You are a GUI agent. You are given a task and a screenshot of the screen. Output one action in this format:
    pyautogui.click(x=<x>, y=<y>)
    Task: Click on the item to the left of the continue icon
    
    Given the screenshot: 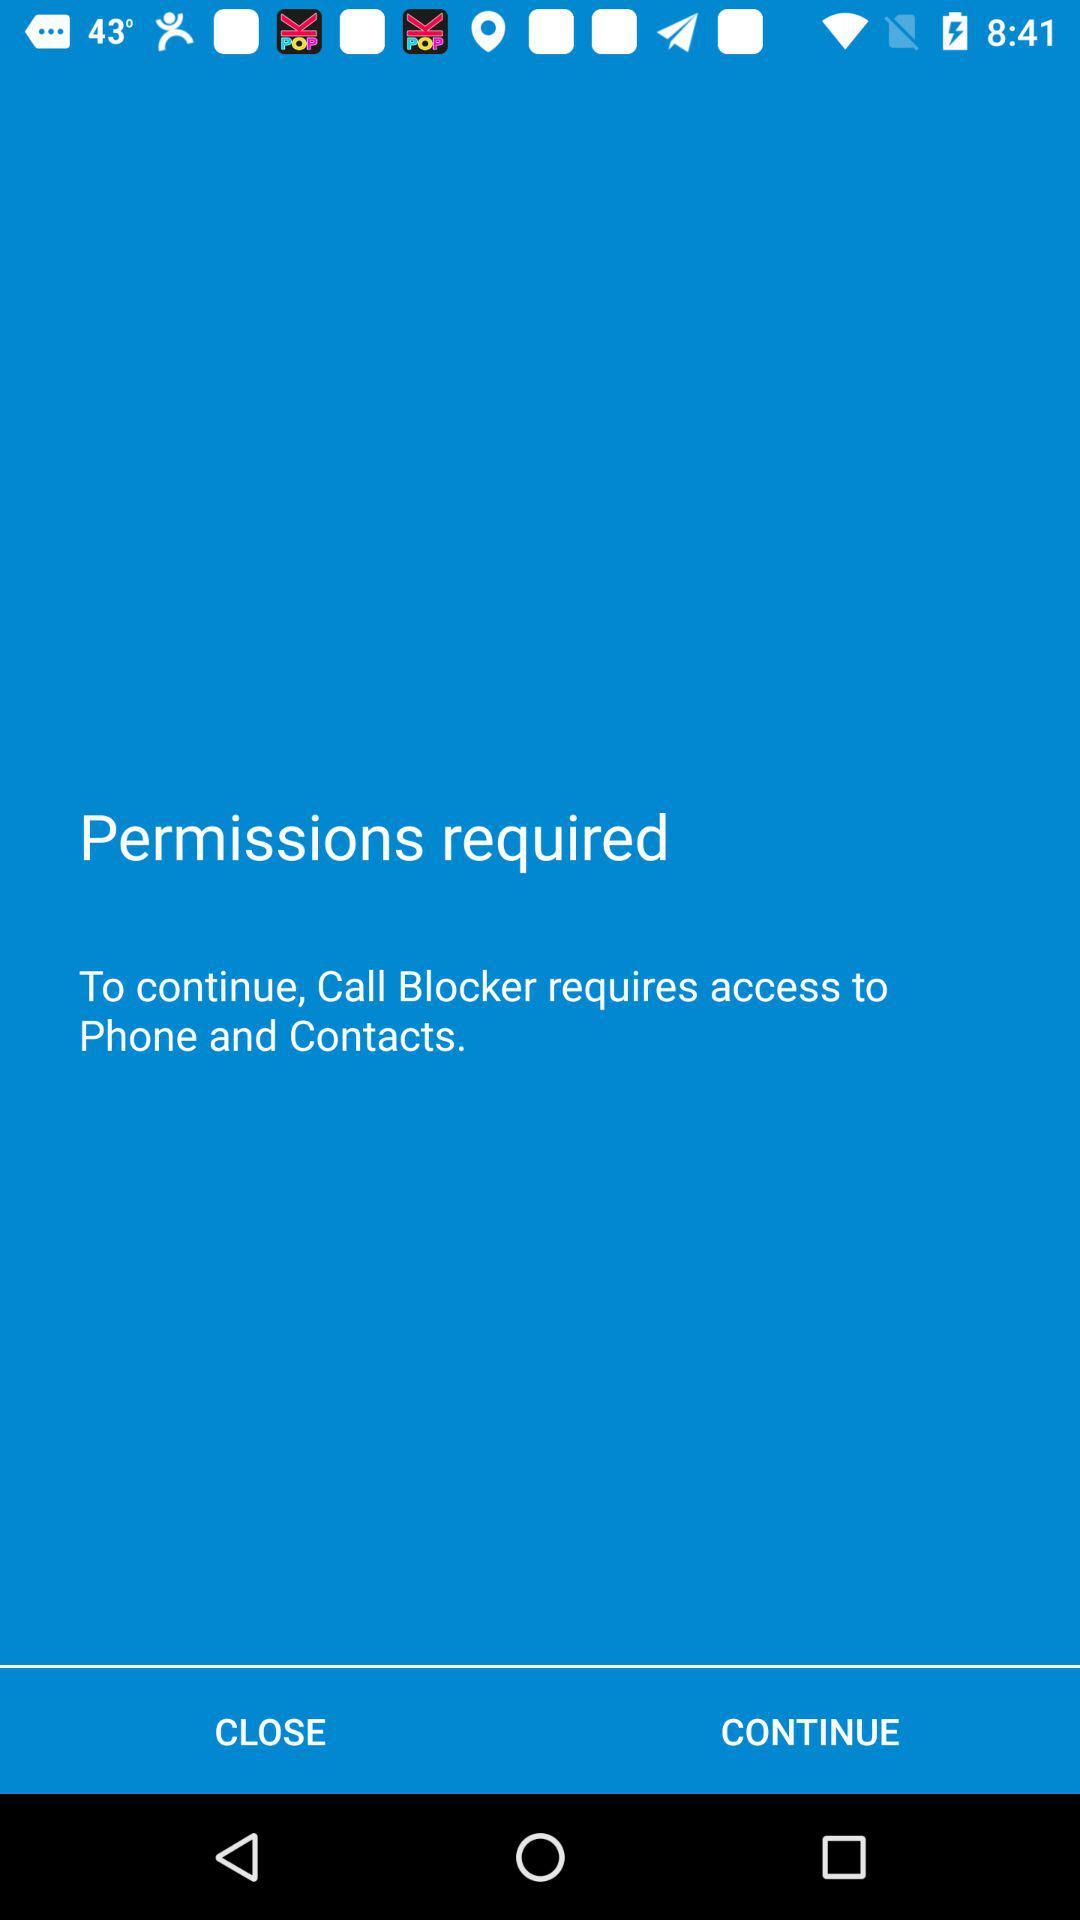 What is the action you would take?
    pyautogui.click(x=270, y=1730)
    